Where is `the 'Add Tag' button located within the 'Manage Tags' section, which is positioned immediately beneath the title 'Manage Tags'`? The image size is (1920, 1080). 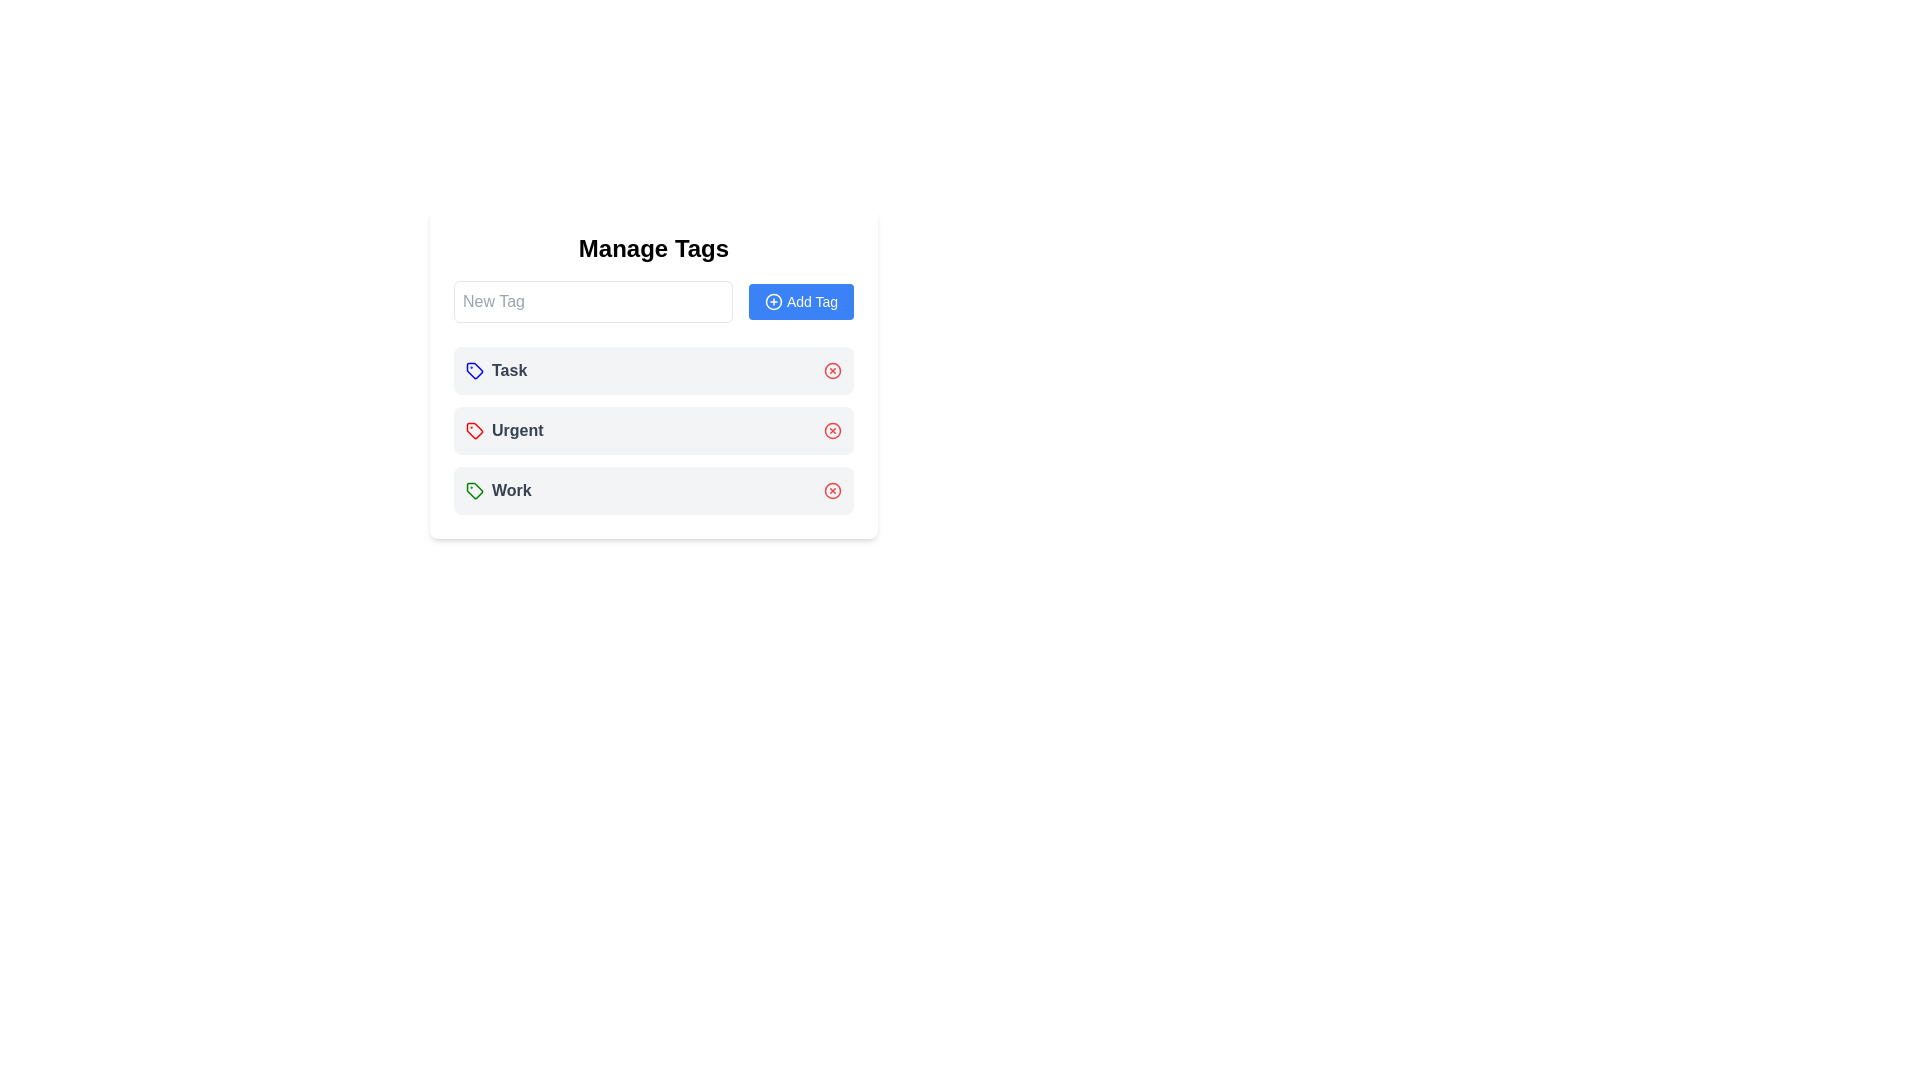 the 'Add Tag' button located within the 'Manage Tags' section, which is positioned immediately beneath the title 'Manage Tags' is located at coordinates (653, 301).